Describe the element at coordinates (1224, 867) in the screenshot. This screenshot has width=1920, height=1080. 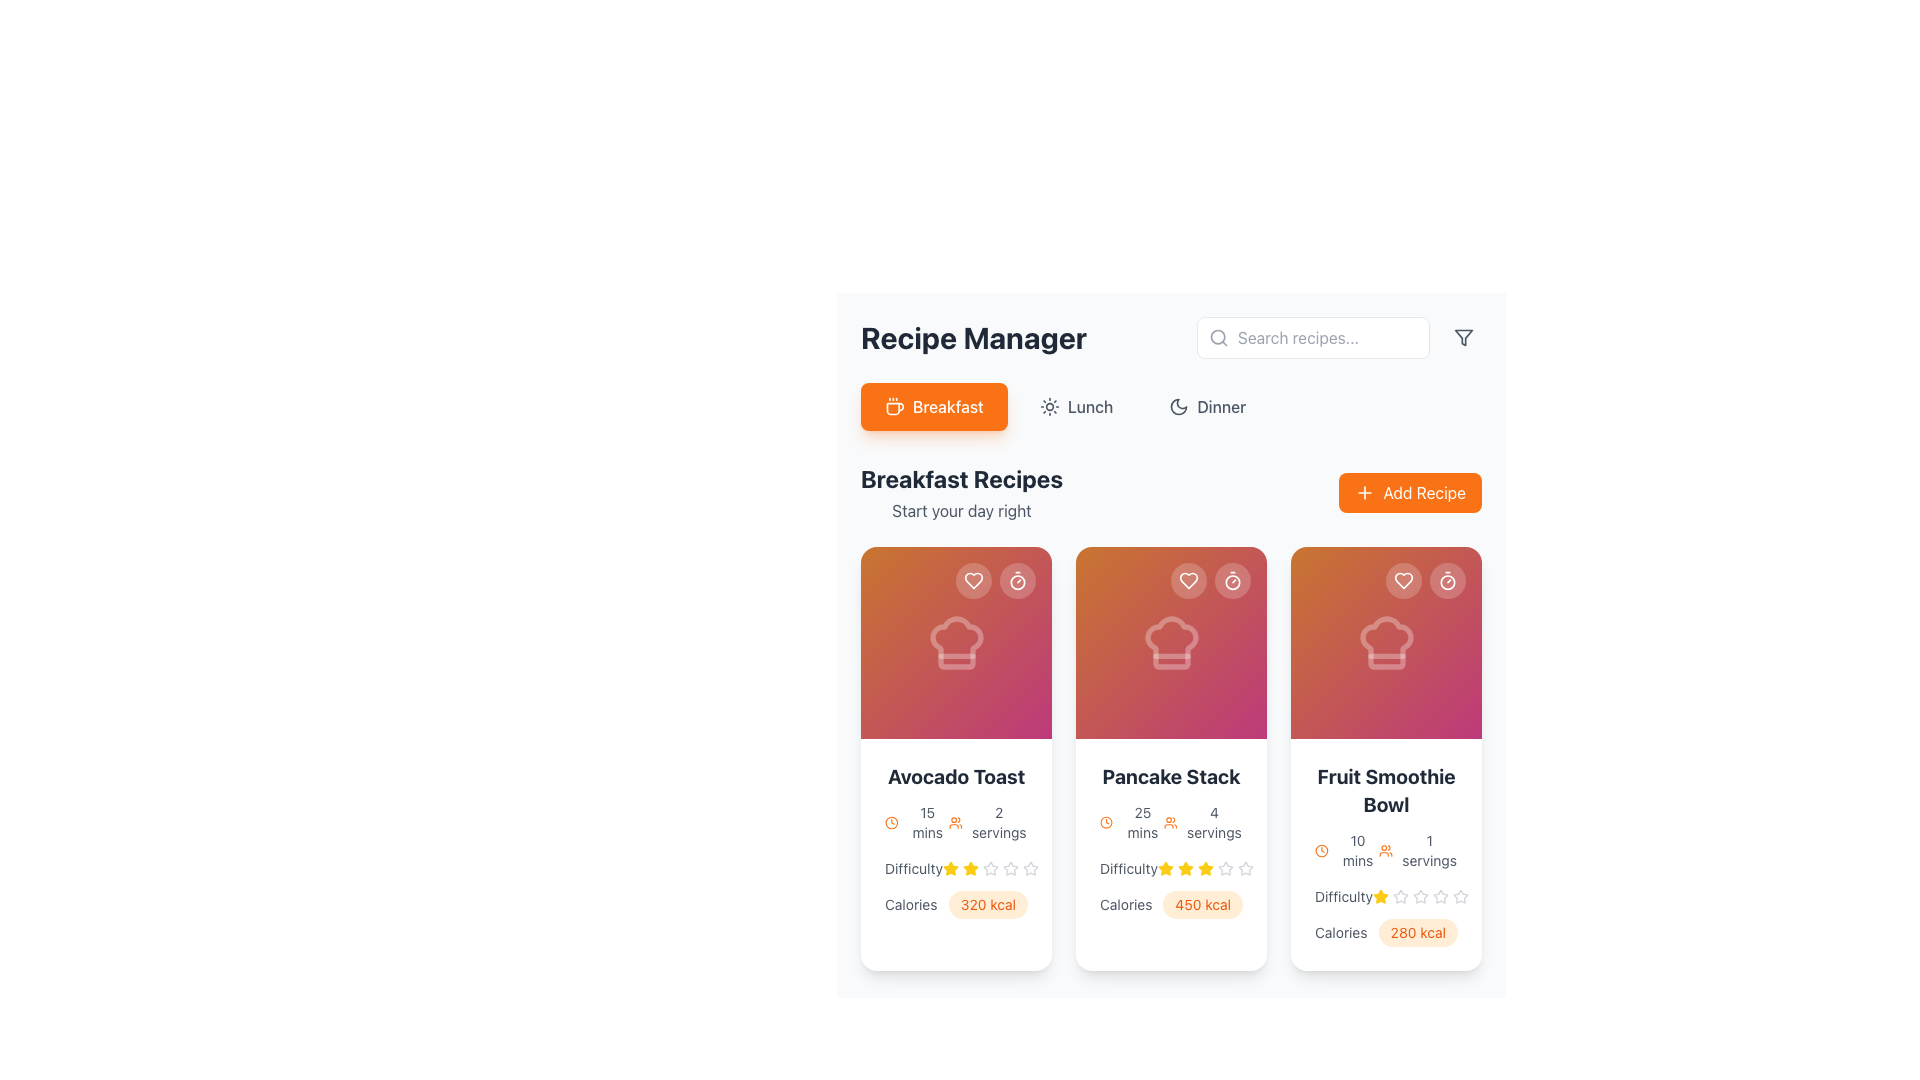
I see `the fifth star icon` at that location.